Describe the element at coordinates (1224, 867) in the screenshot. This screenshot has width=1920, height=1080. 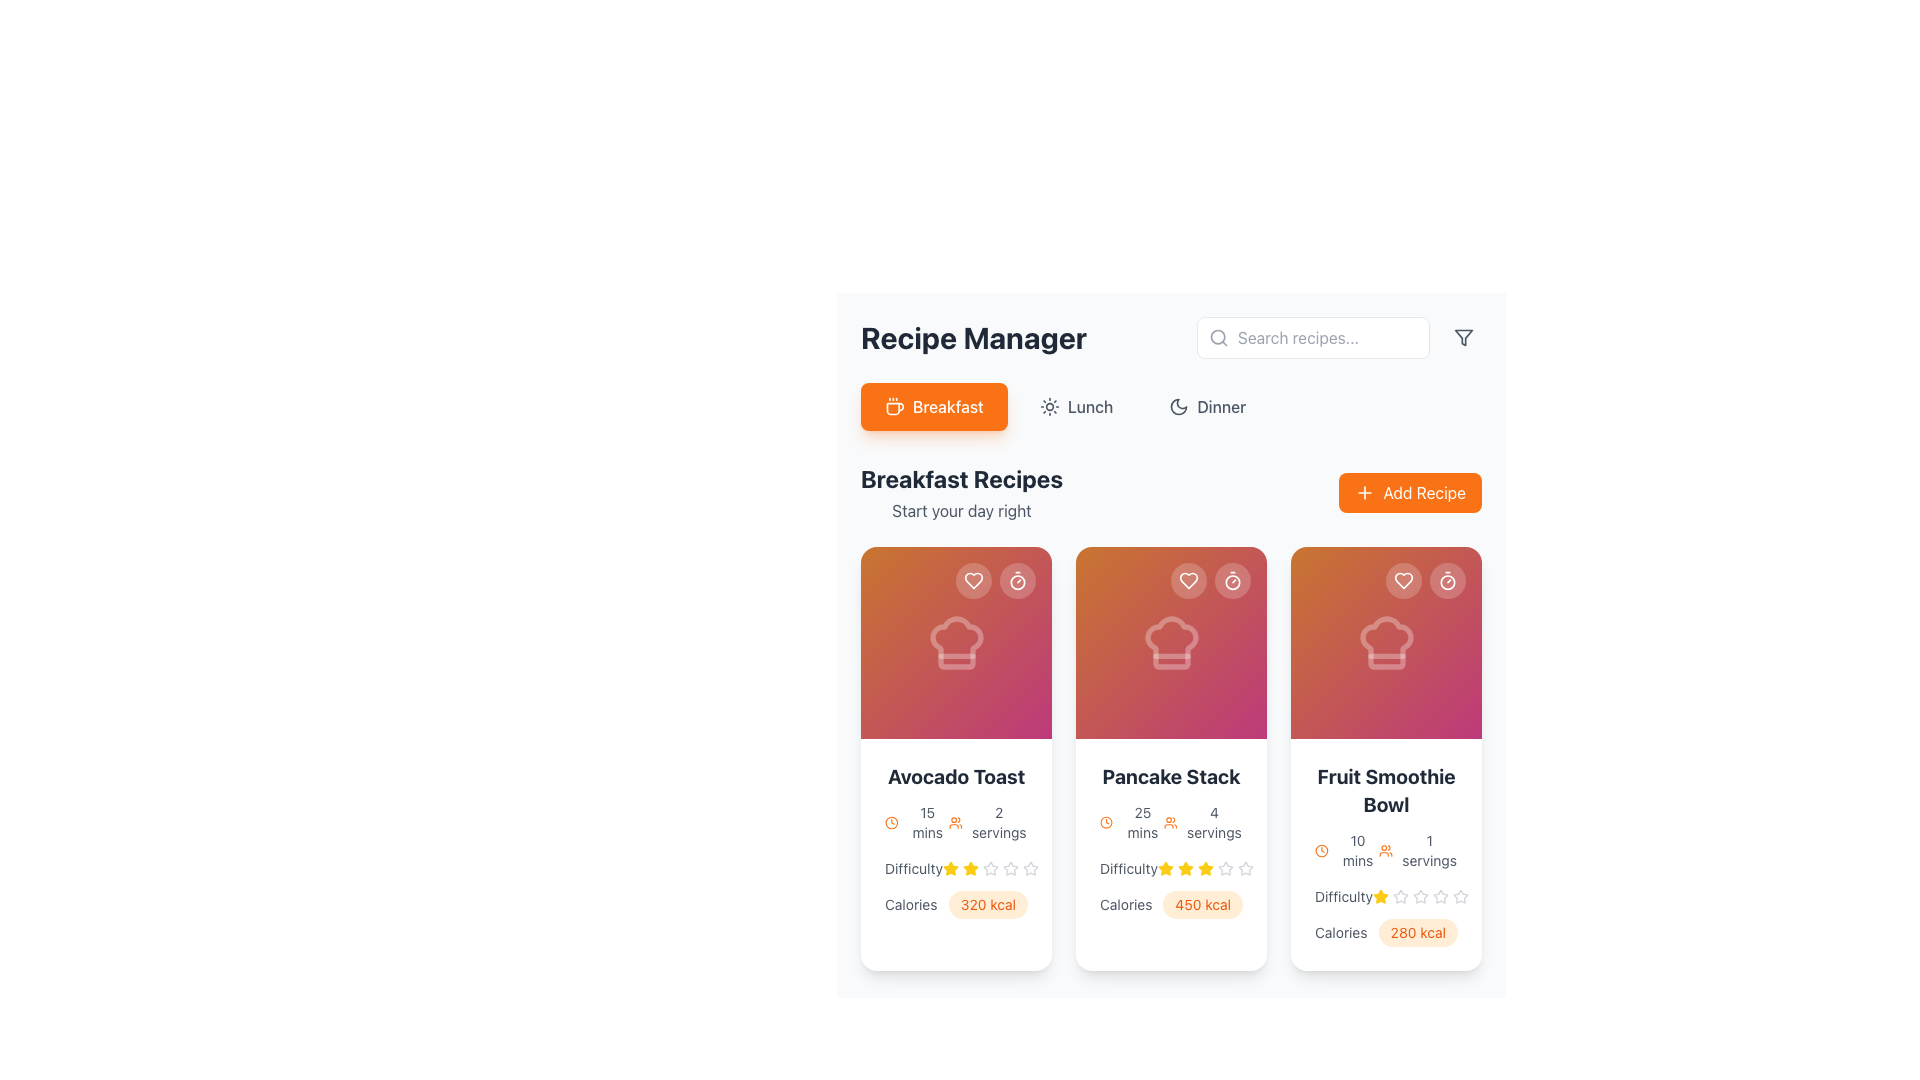
I see `the fifth star icon` at that location.